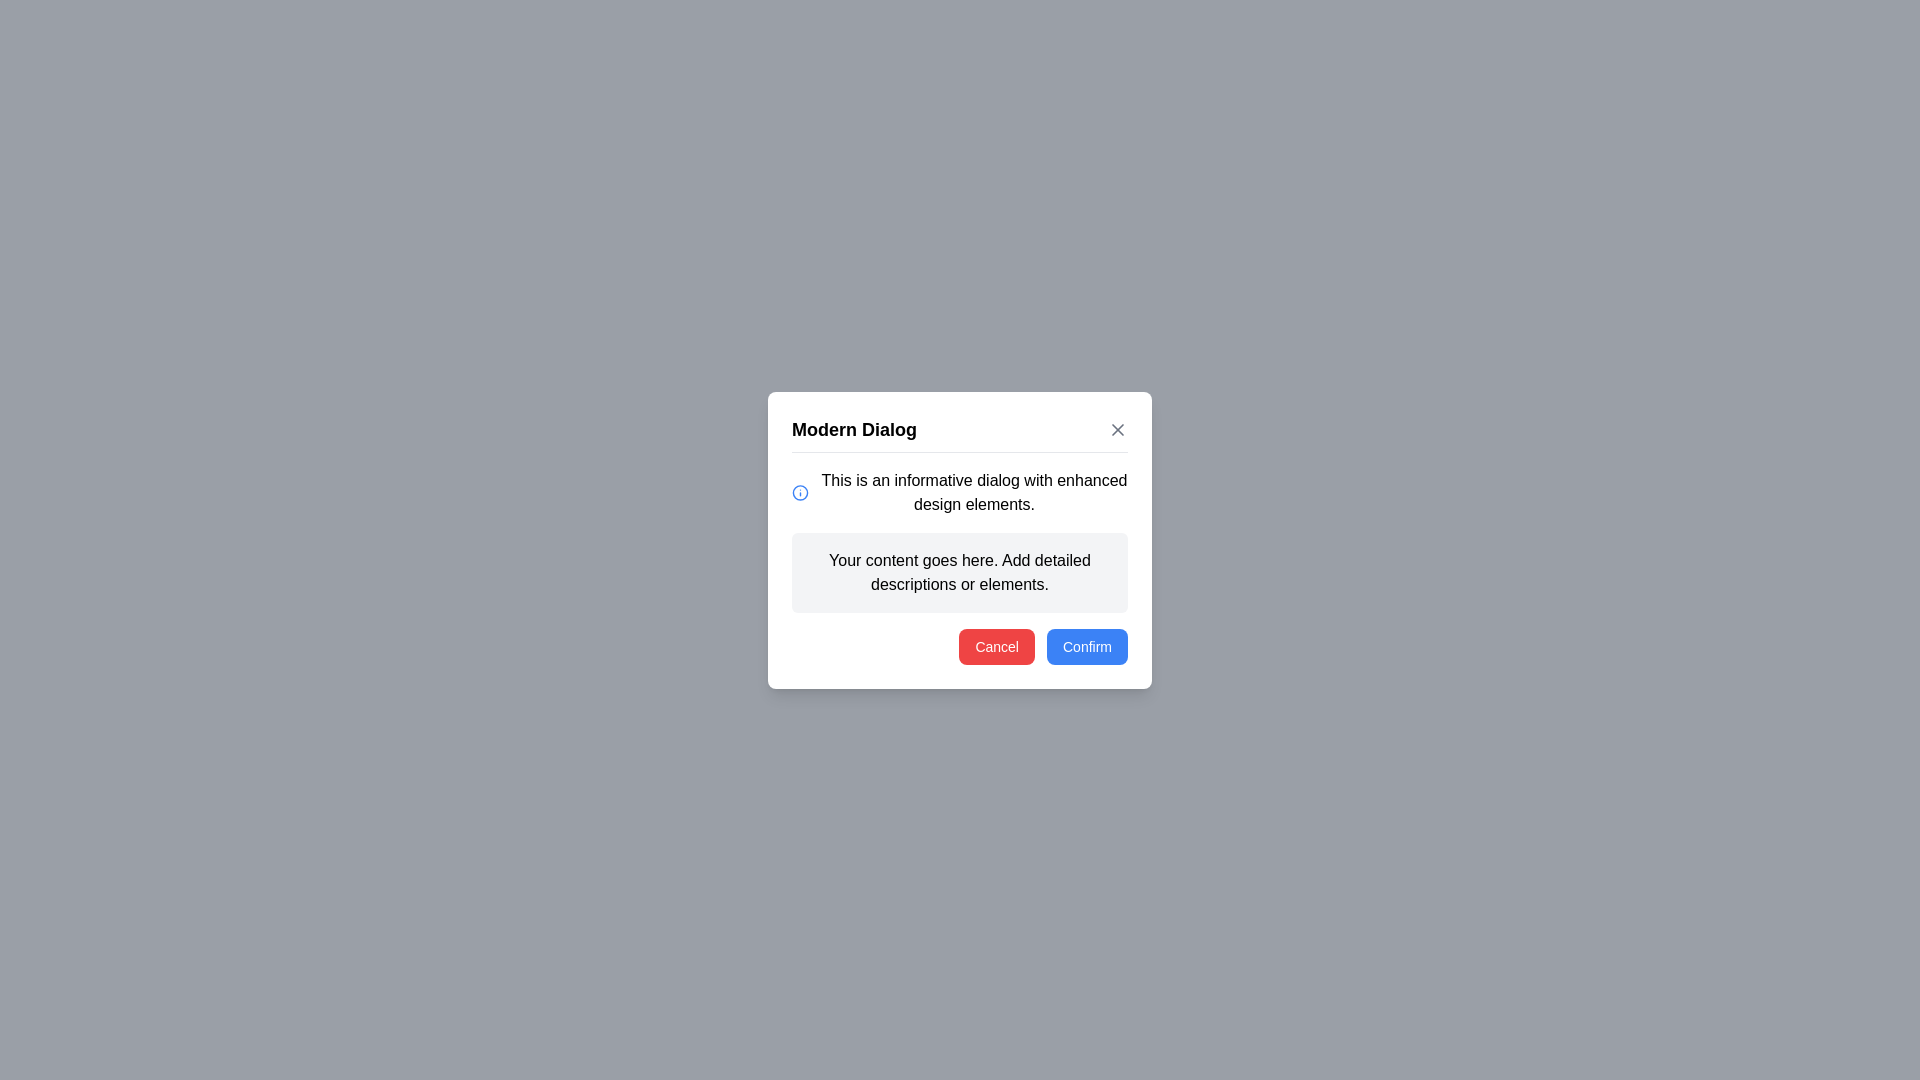 This screenshot has width=1920, height=1080. Describe the element at coordinates (960, 572) in the screenshot. I see `the static text label displaying the message 'Your content goes here. Add detailed descriptions or elements.' located in the 'Modern Dialog' dialog box, centered below the description line` at that location.